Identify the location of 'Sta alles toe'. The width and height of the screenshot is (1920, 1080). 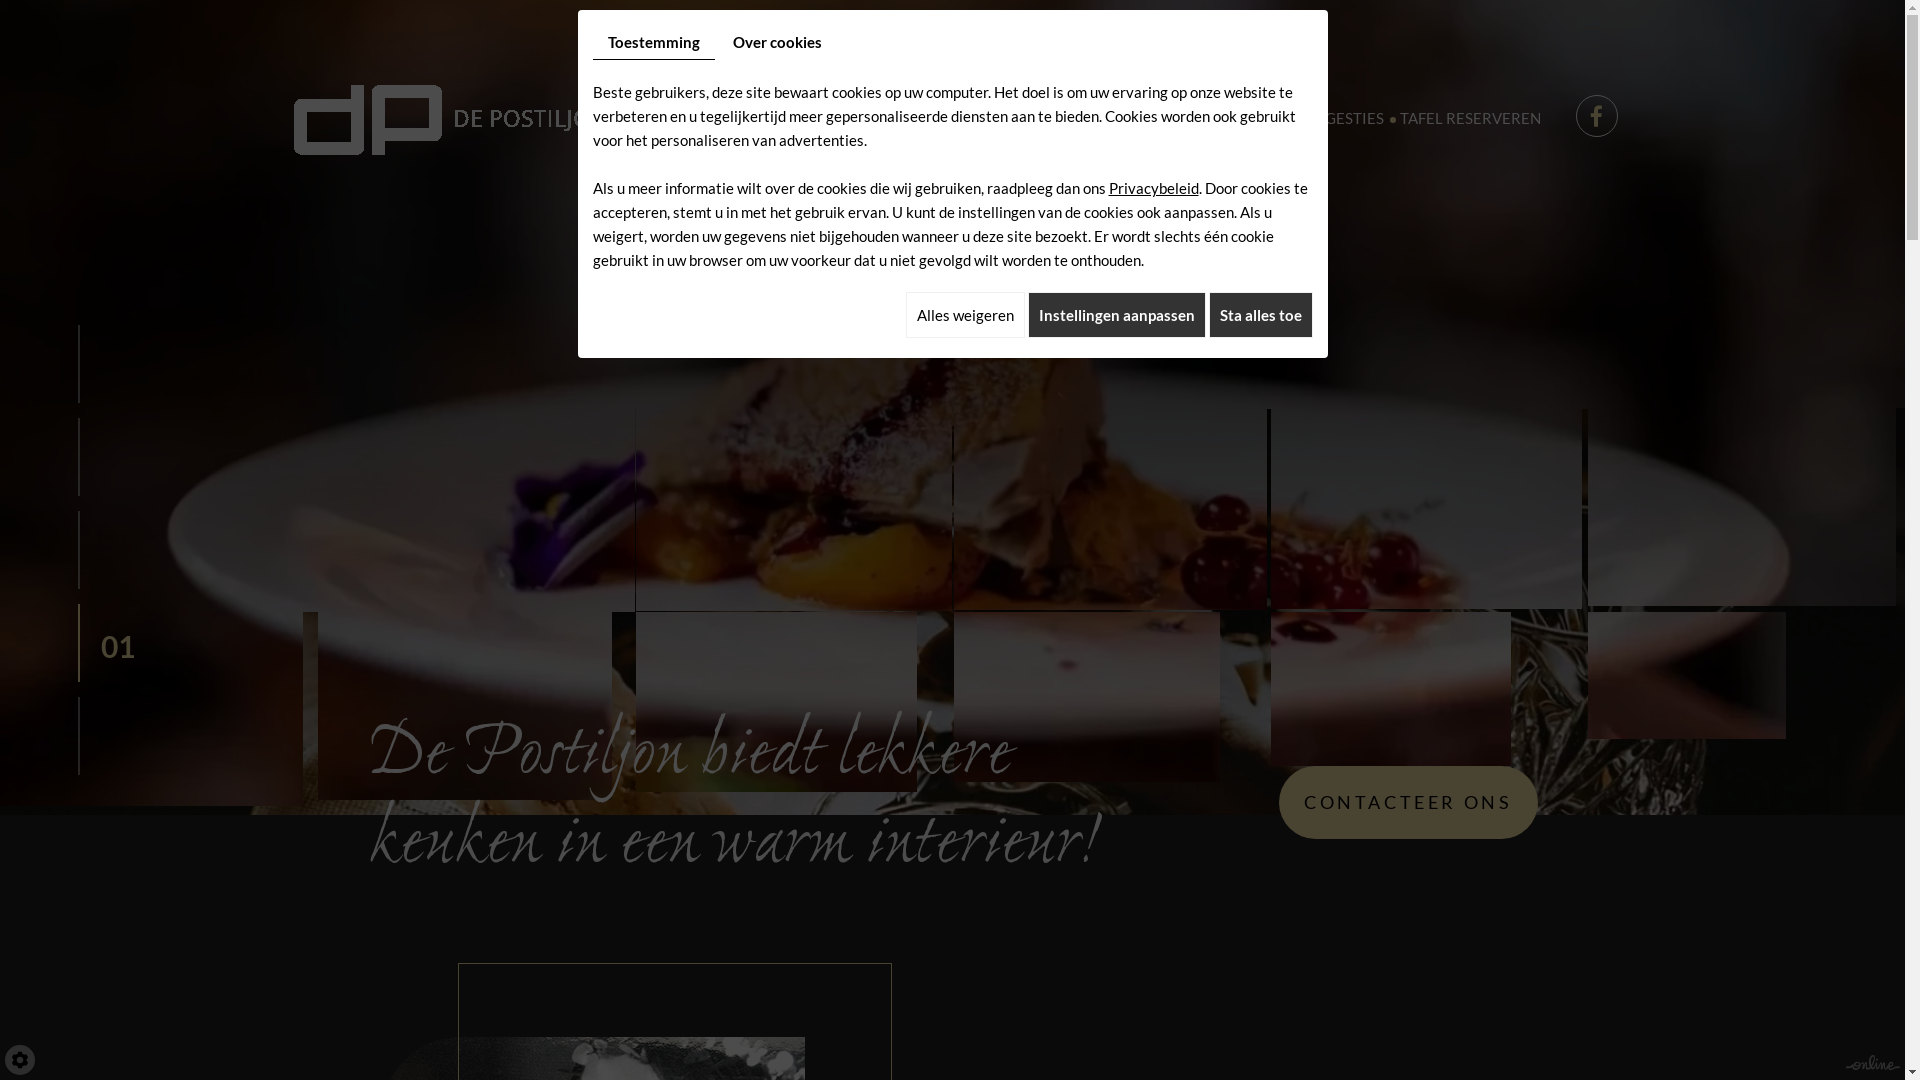
(1258, 315).